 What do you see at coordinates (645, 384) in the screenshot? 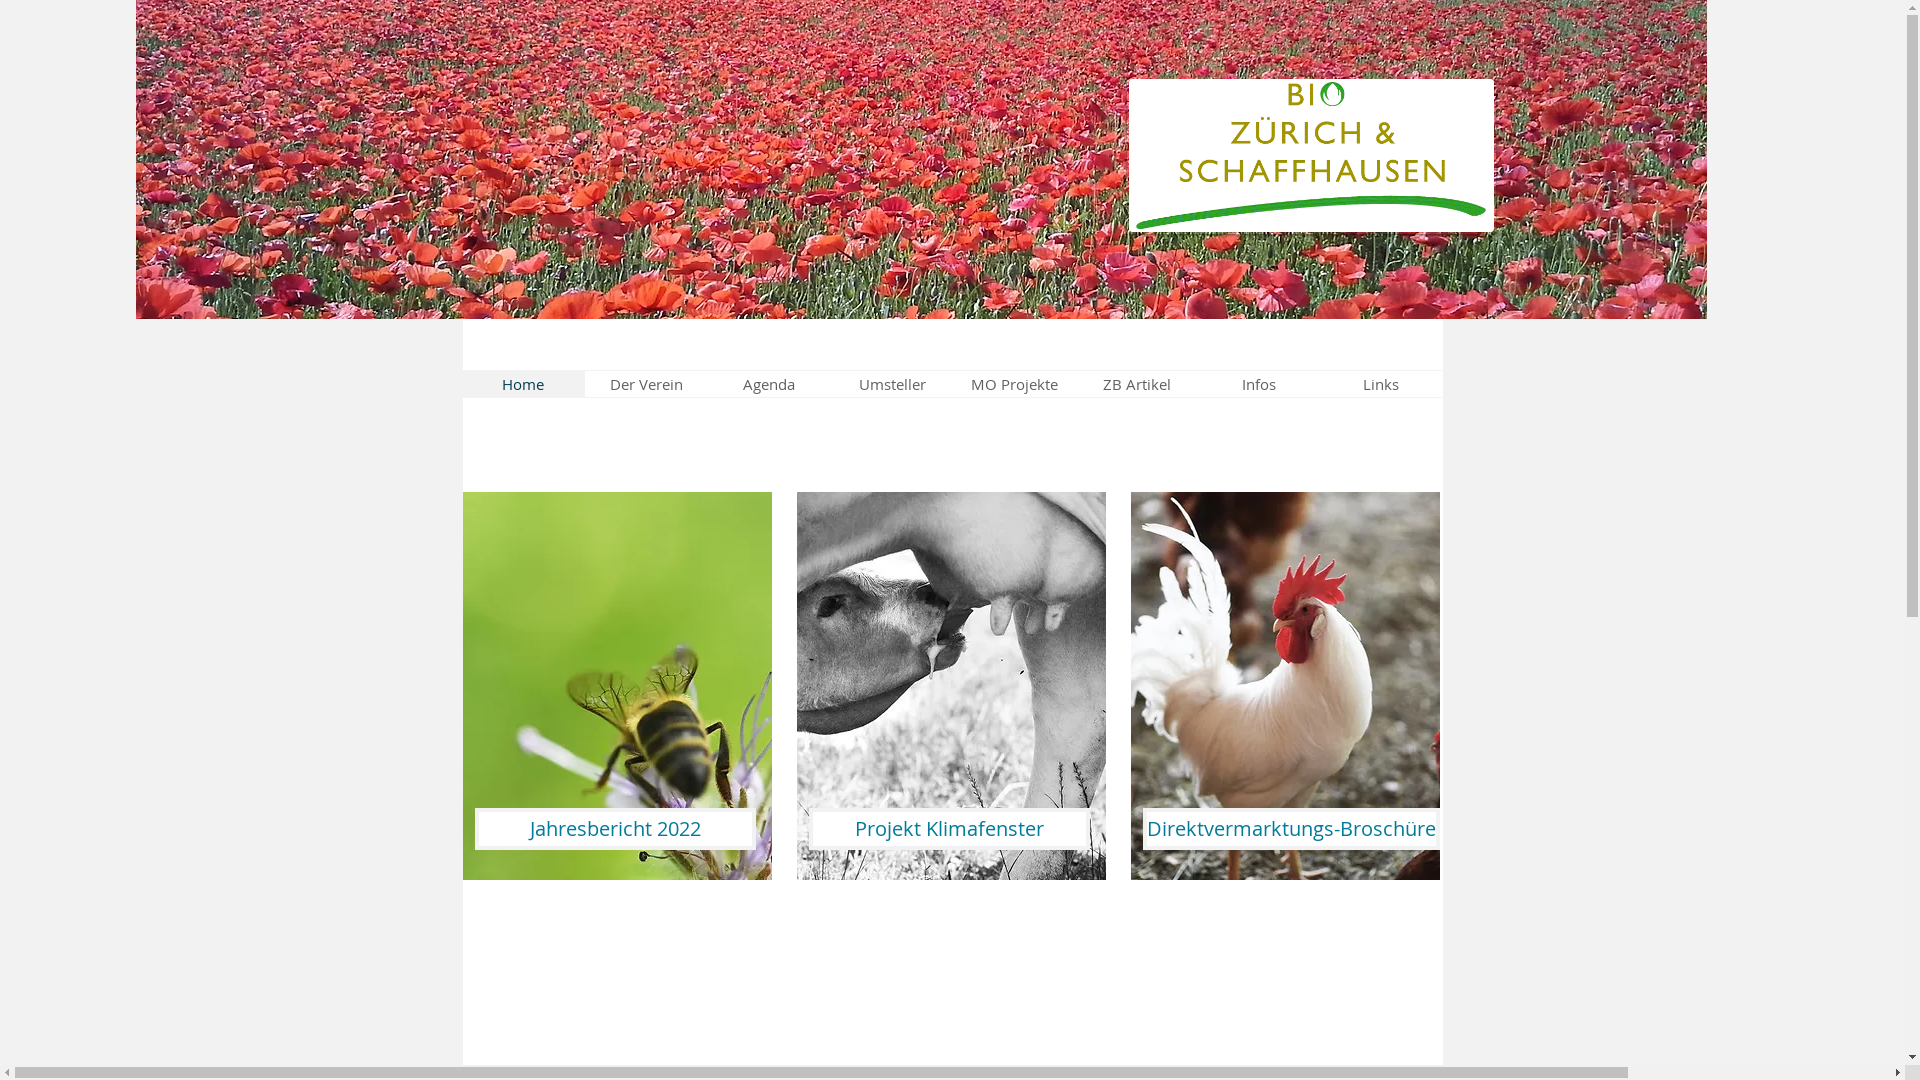
I see `'Der Verein'` at bounding box center [645, 384].